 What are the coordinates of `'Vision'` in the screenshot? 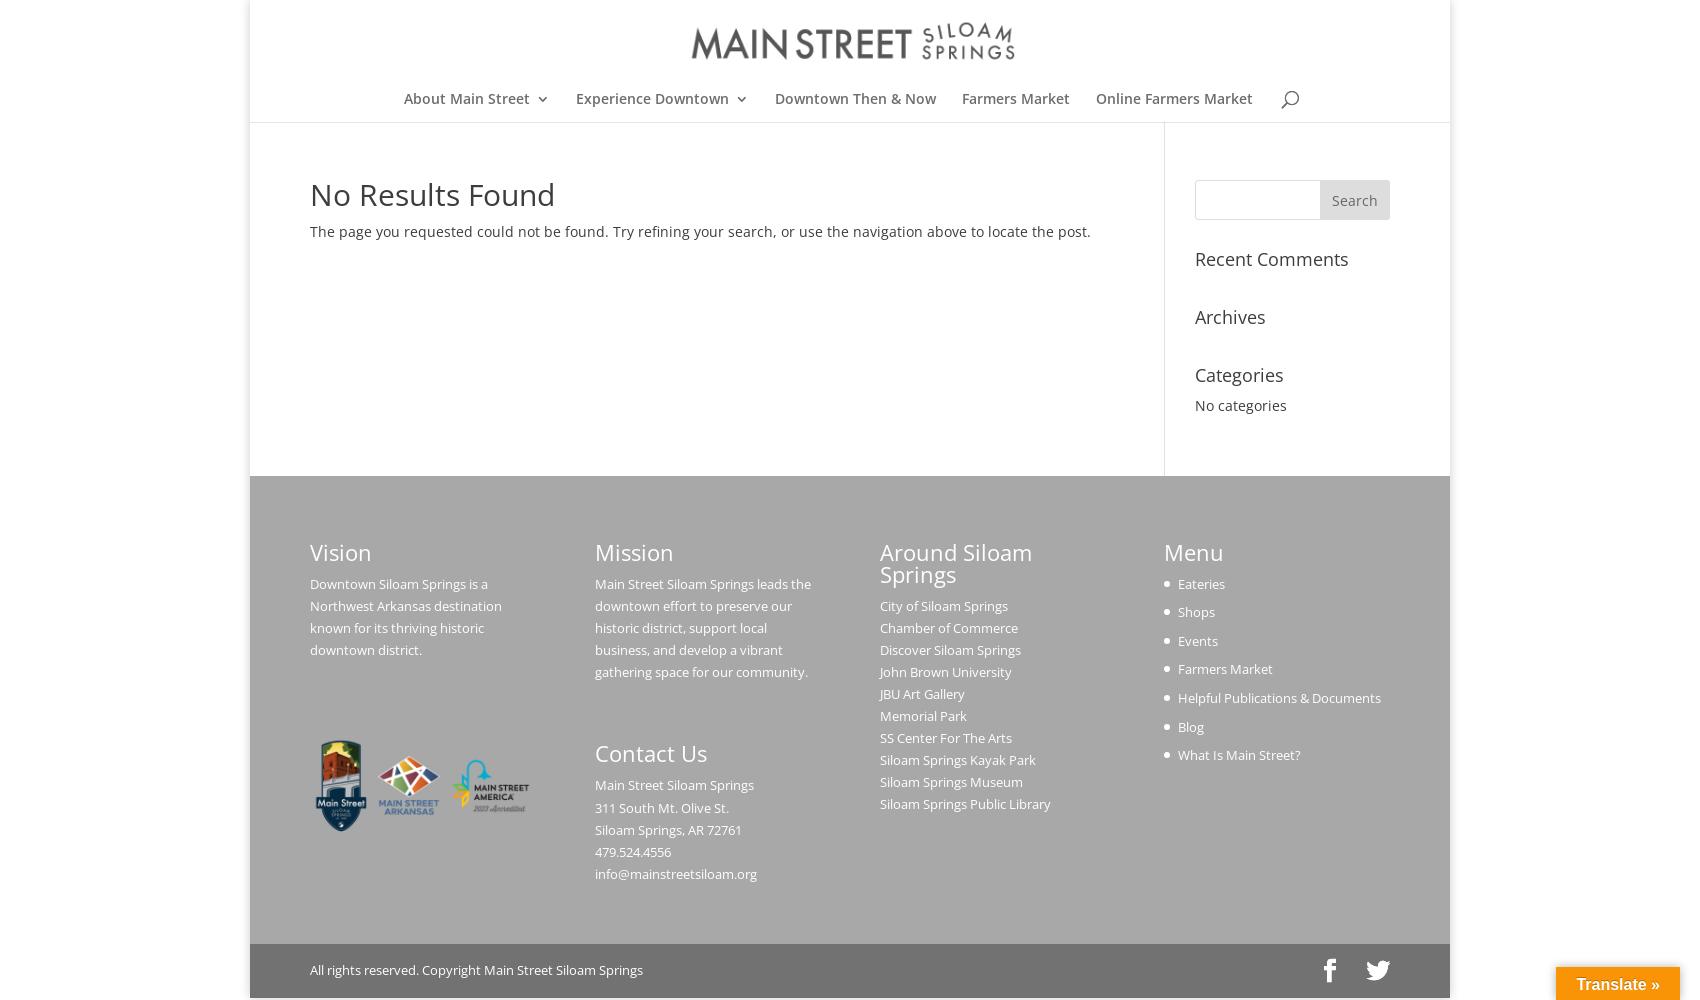 It's located at (340, 551).